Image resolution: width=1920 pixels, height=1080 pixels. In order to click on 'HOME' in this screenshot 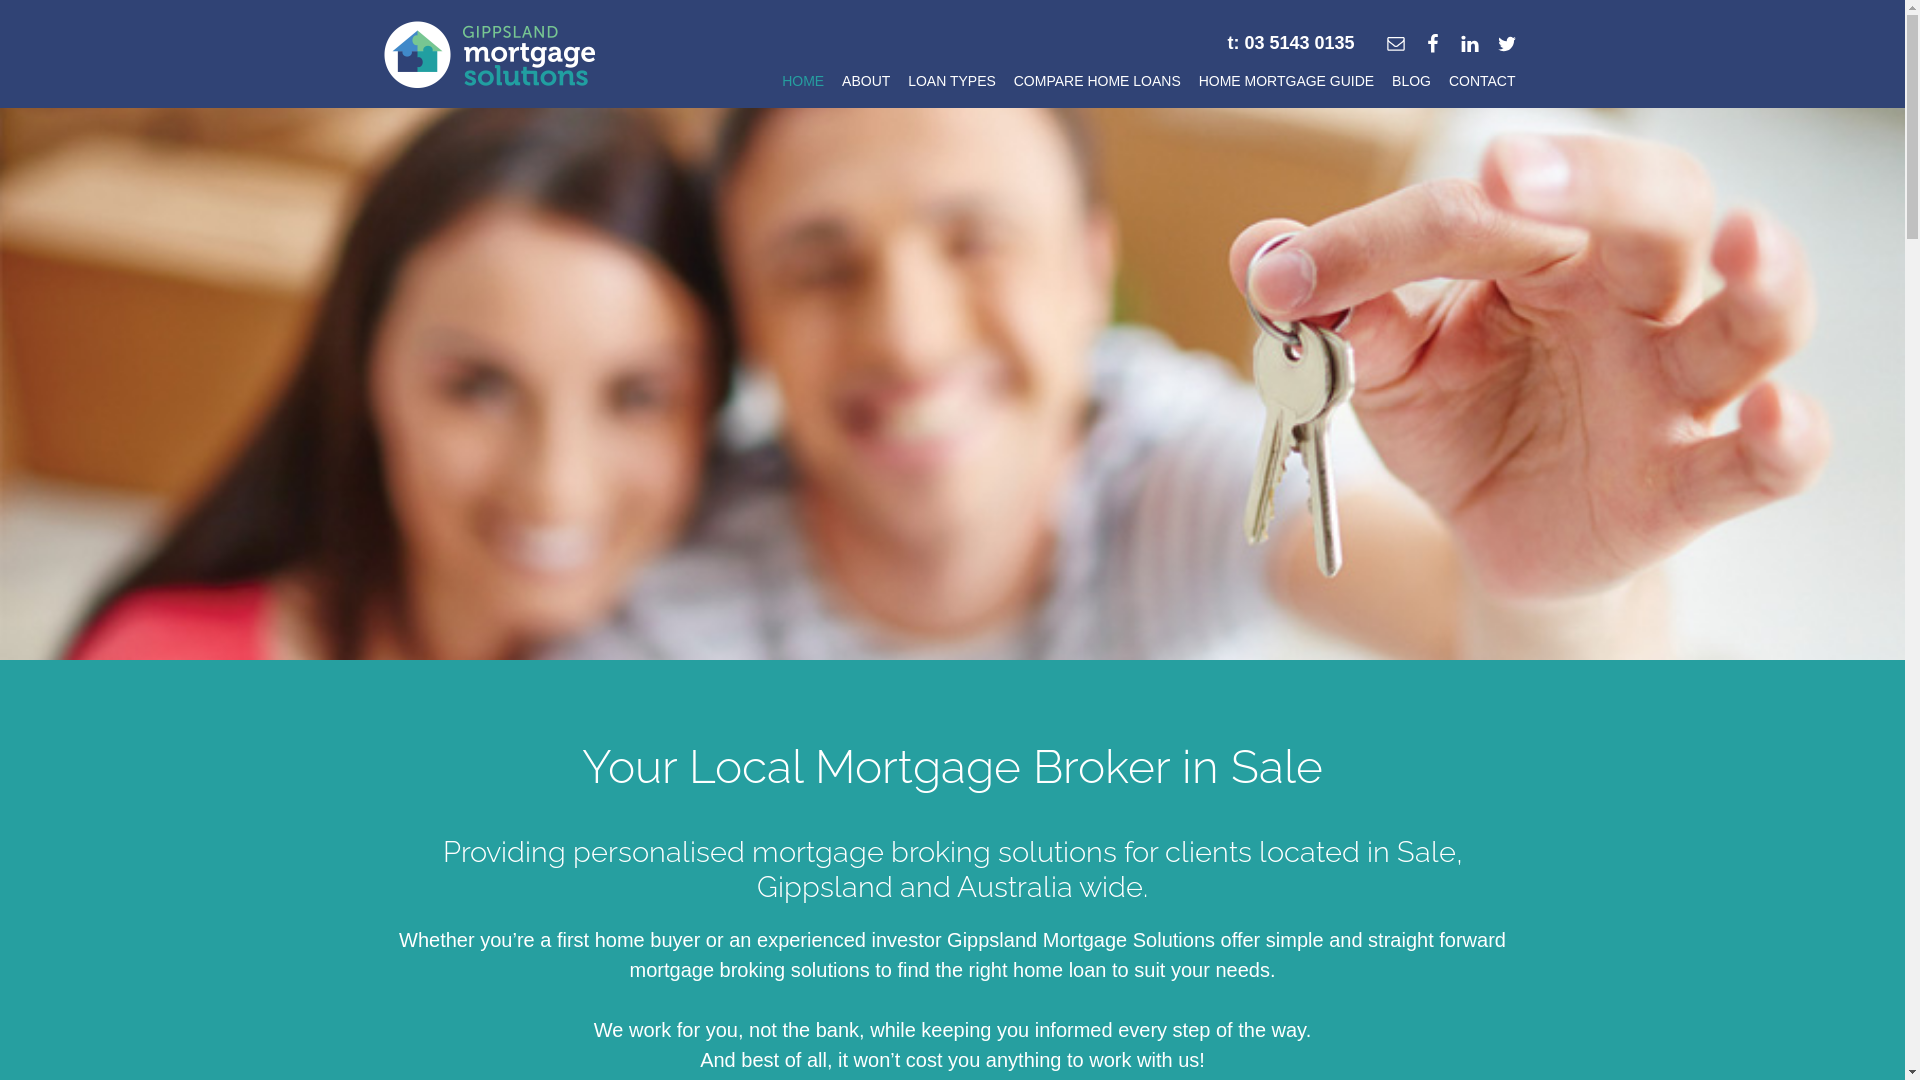, I will do `click(802, 84)`.